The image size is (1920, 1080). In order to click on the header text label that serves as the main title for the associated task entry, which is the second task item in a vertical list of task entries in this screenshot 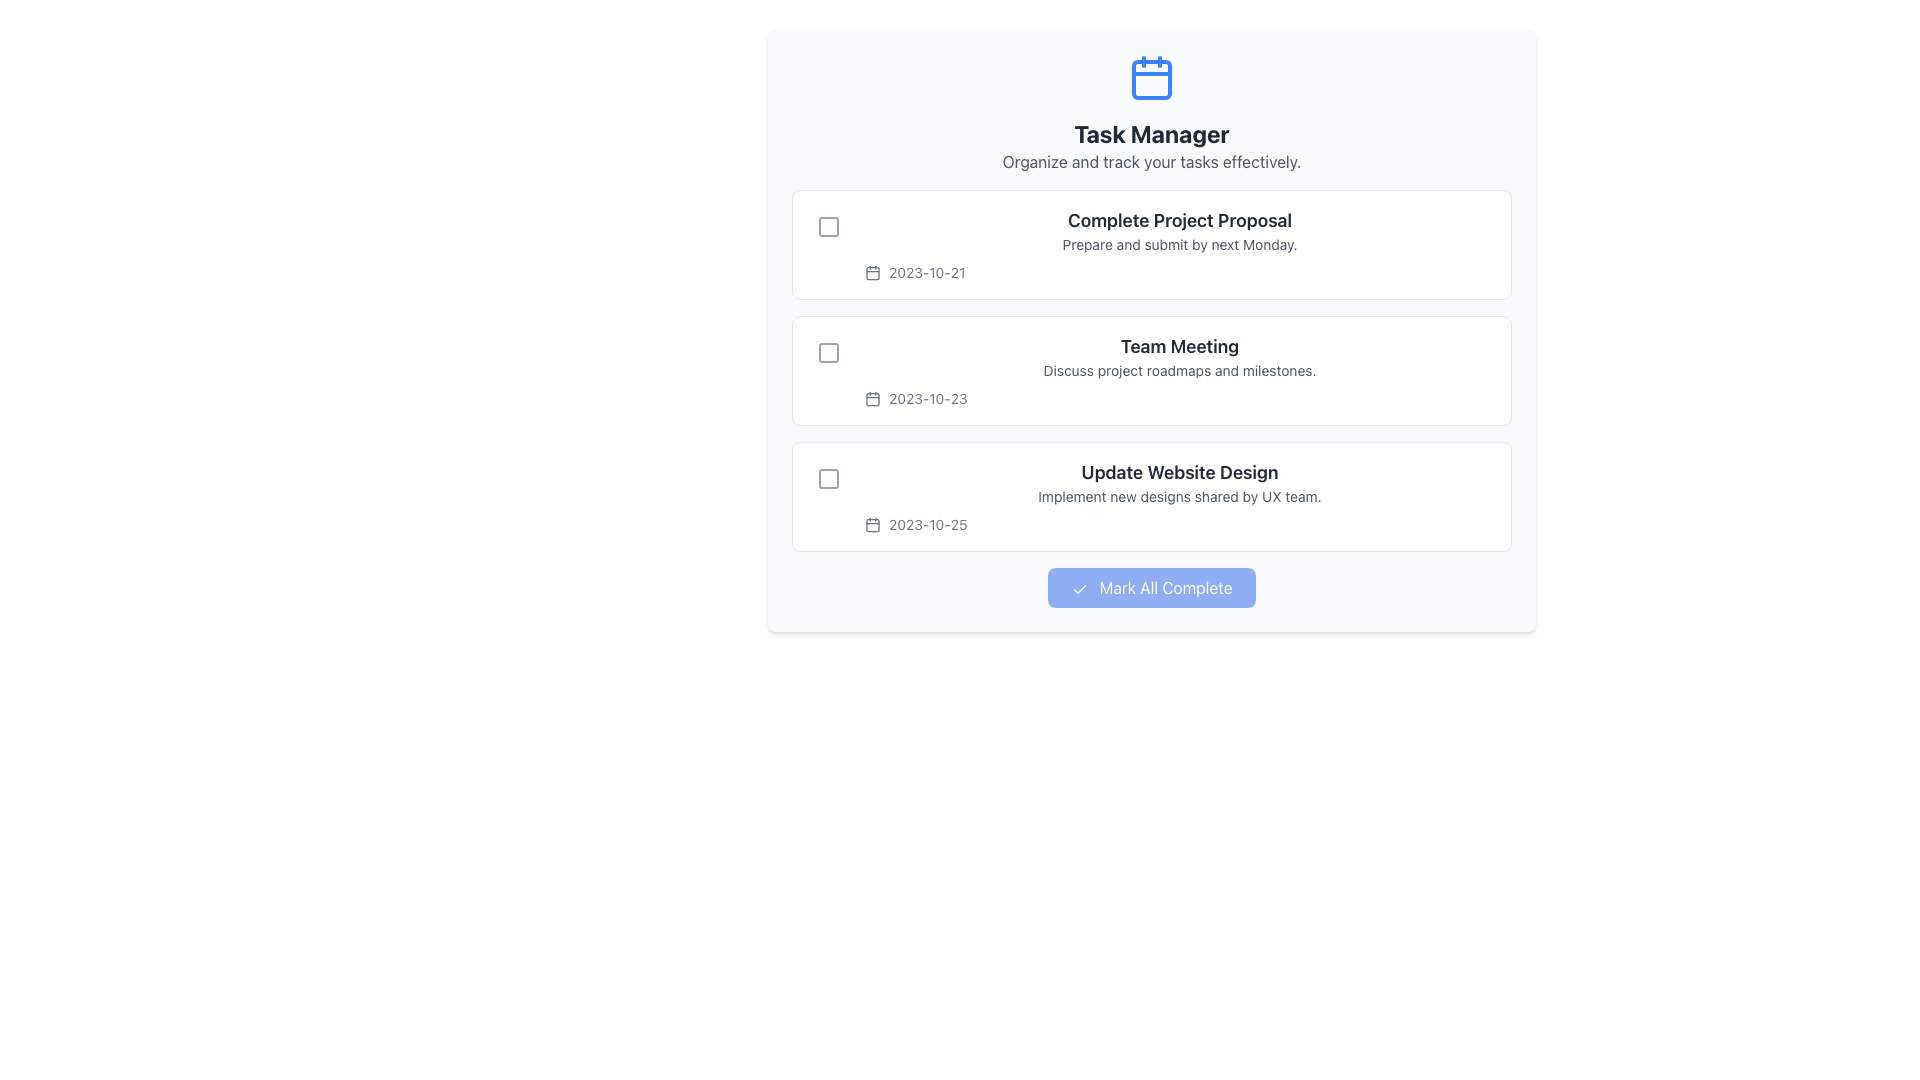, I will do `click(1180, 346)`.